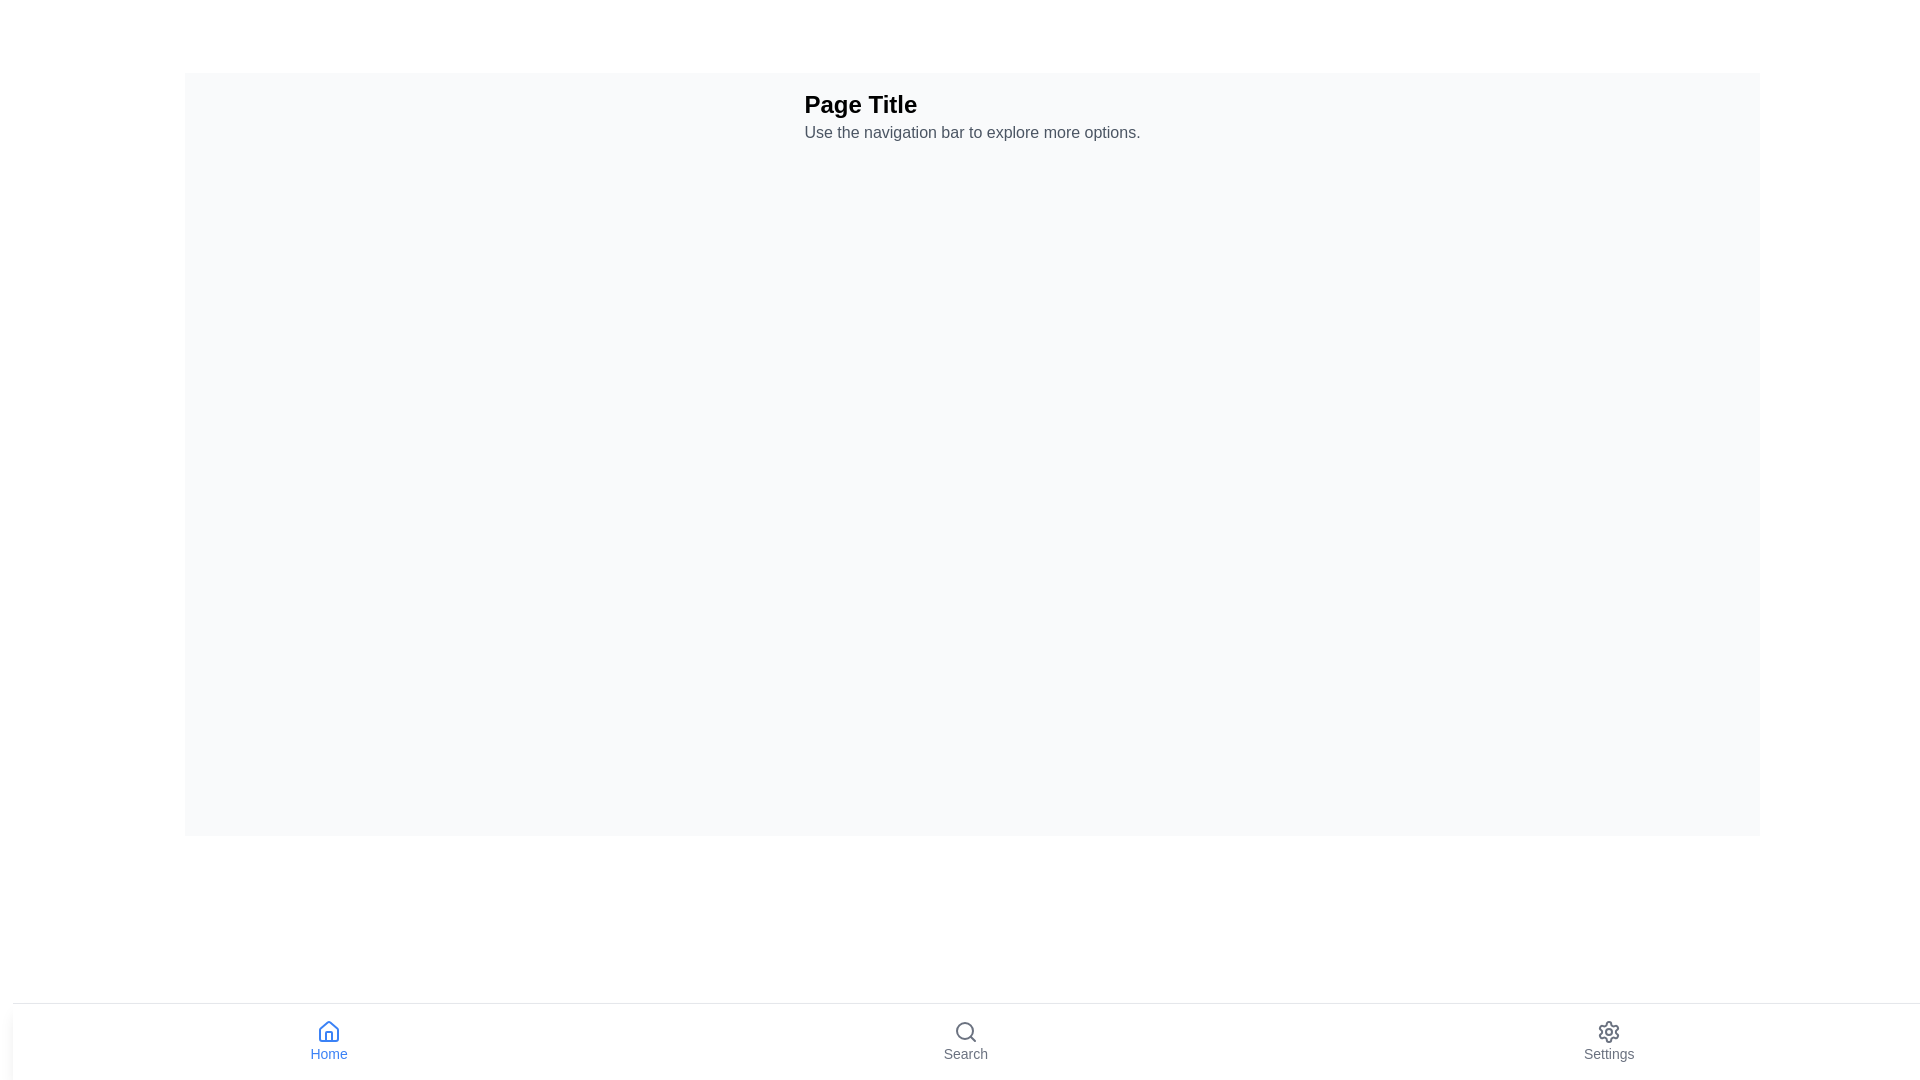 The height and width of the screenshot is (1080, 1920). I want to click on the magnifying glass icon in the bottom navigation bar, so click(965, 1032).